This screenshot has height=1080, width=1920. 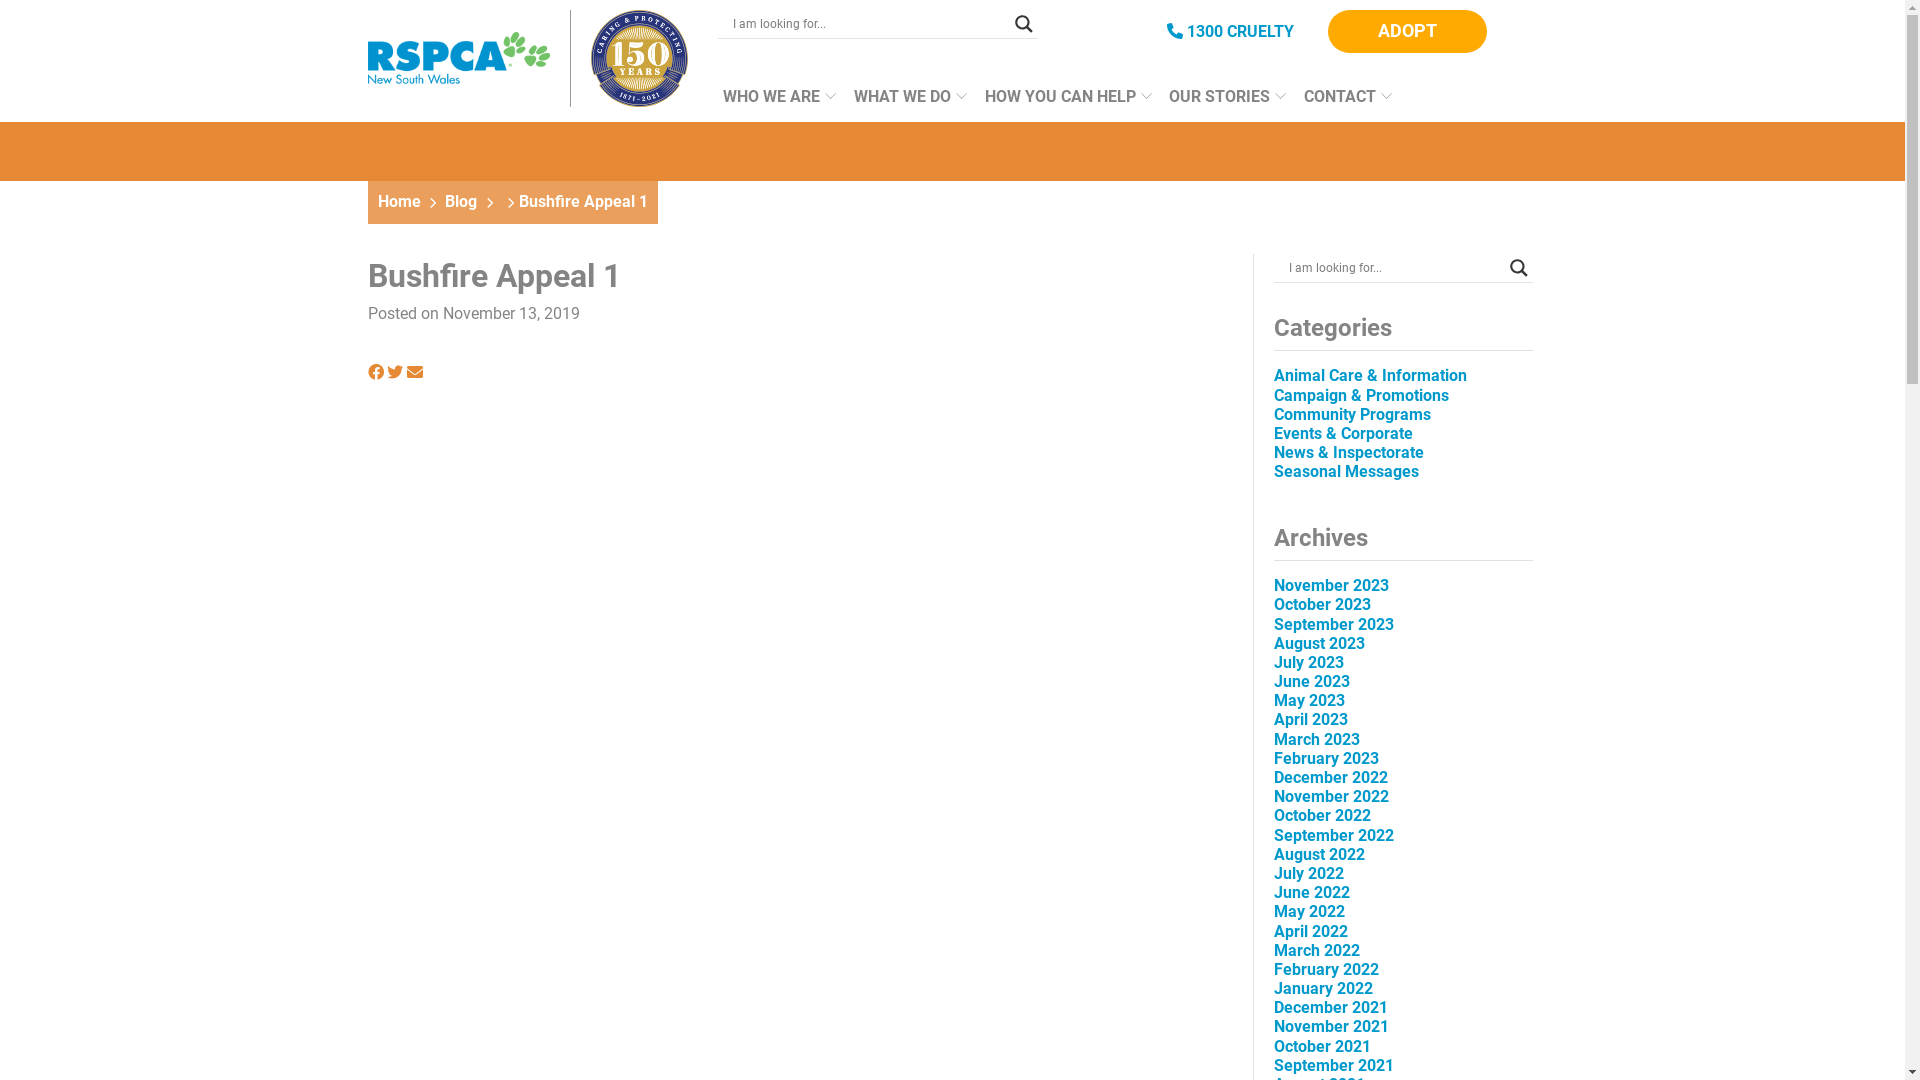 I want to click on 'November 2021', so click(x=1331, y=1026).